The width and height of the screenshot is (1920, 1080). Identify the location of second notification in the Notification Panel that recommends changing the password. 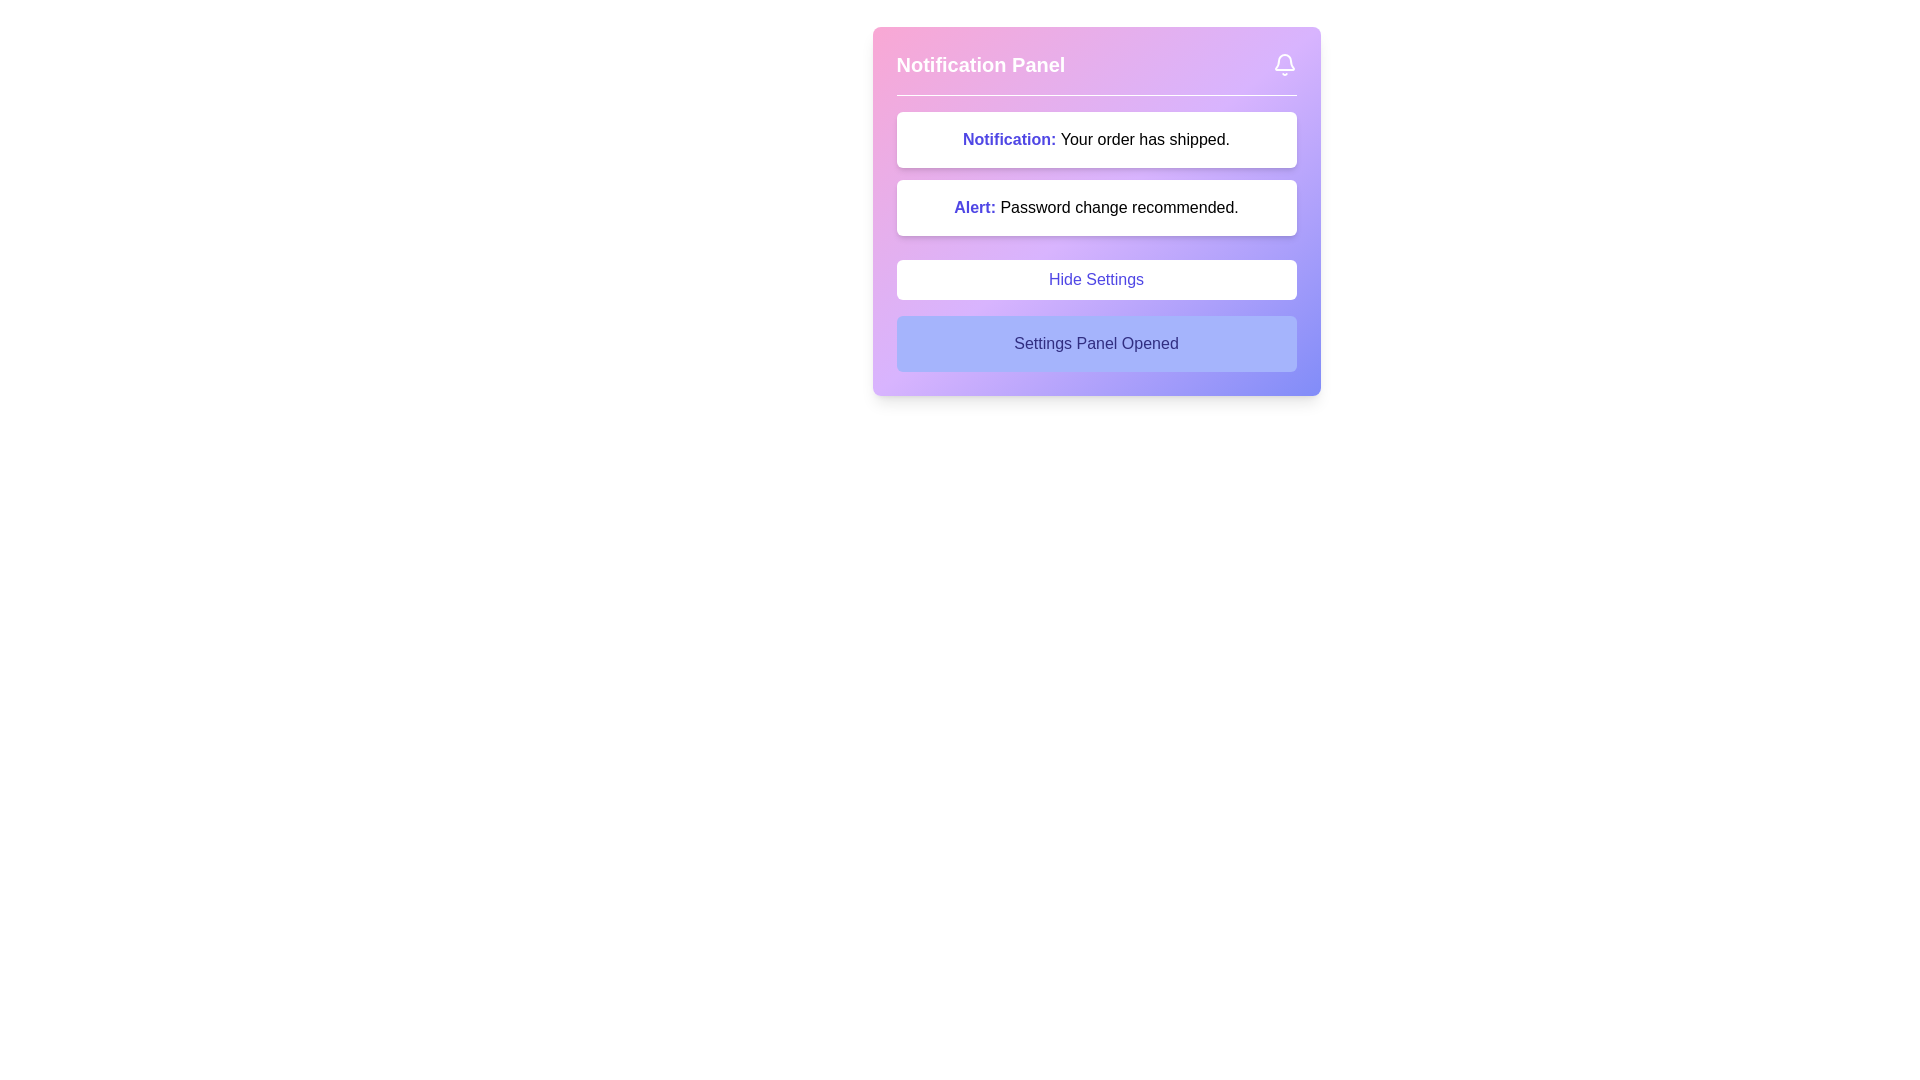
(1095, 208).